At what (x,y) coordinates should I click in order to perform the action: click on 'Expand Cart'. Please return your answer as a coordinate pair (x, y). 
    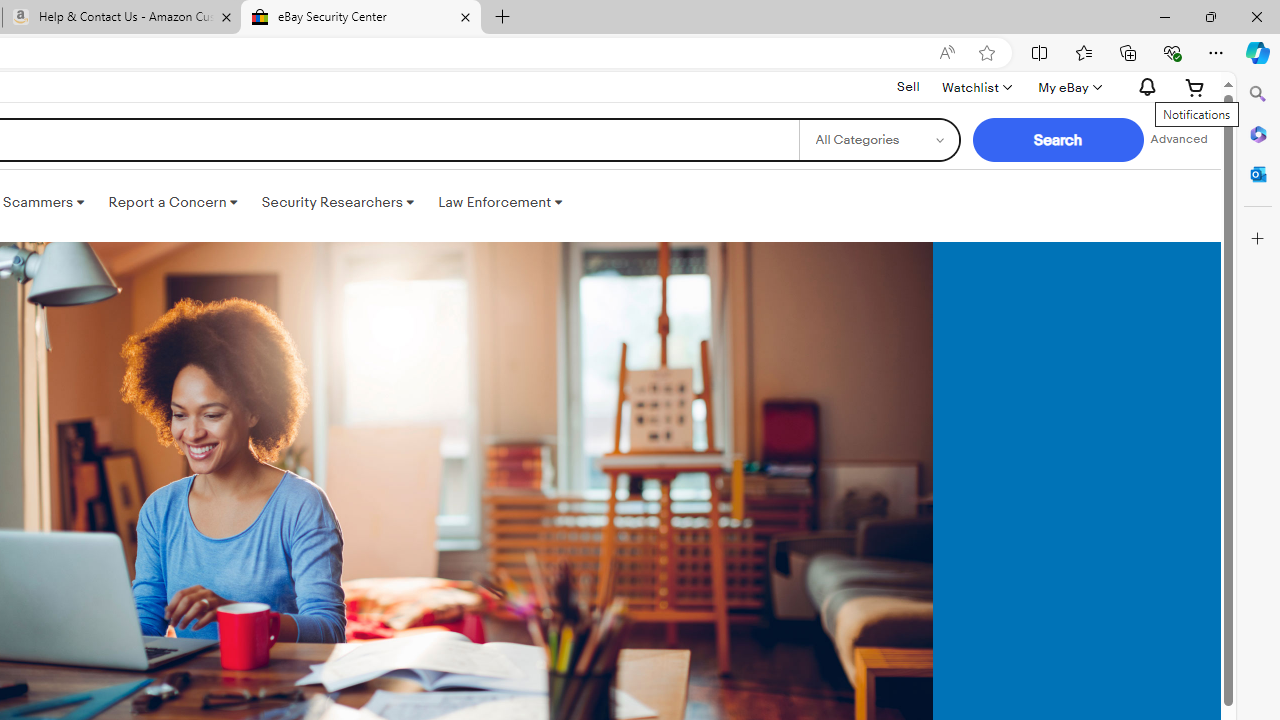
    Looking at the image, I should click on (1195, 86).